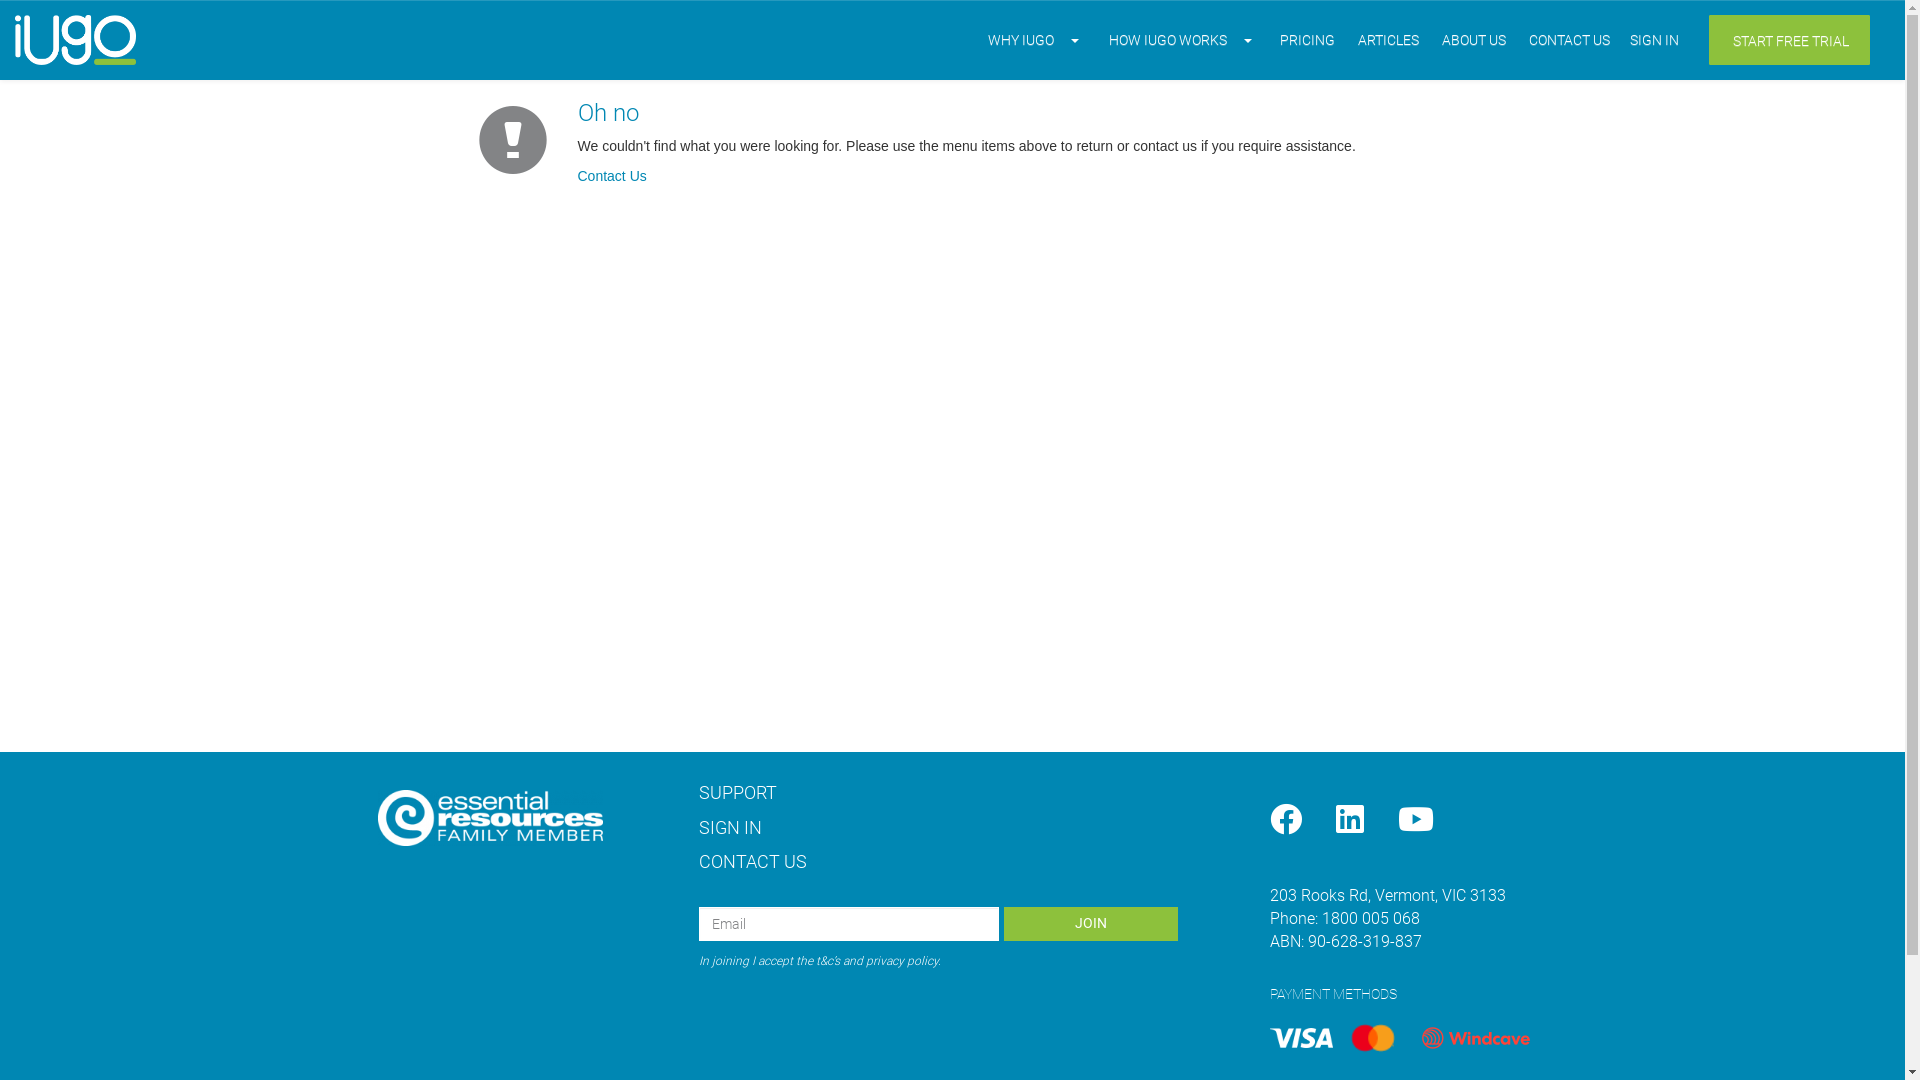  I want to click on 'SIGN IN', so click(729, 827).